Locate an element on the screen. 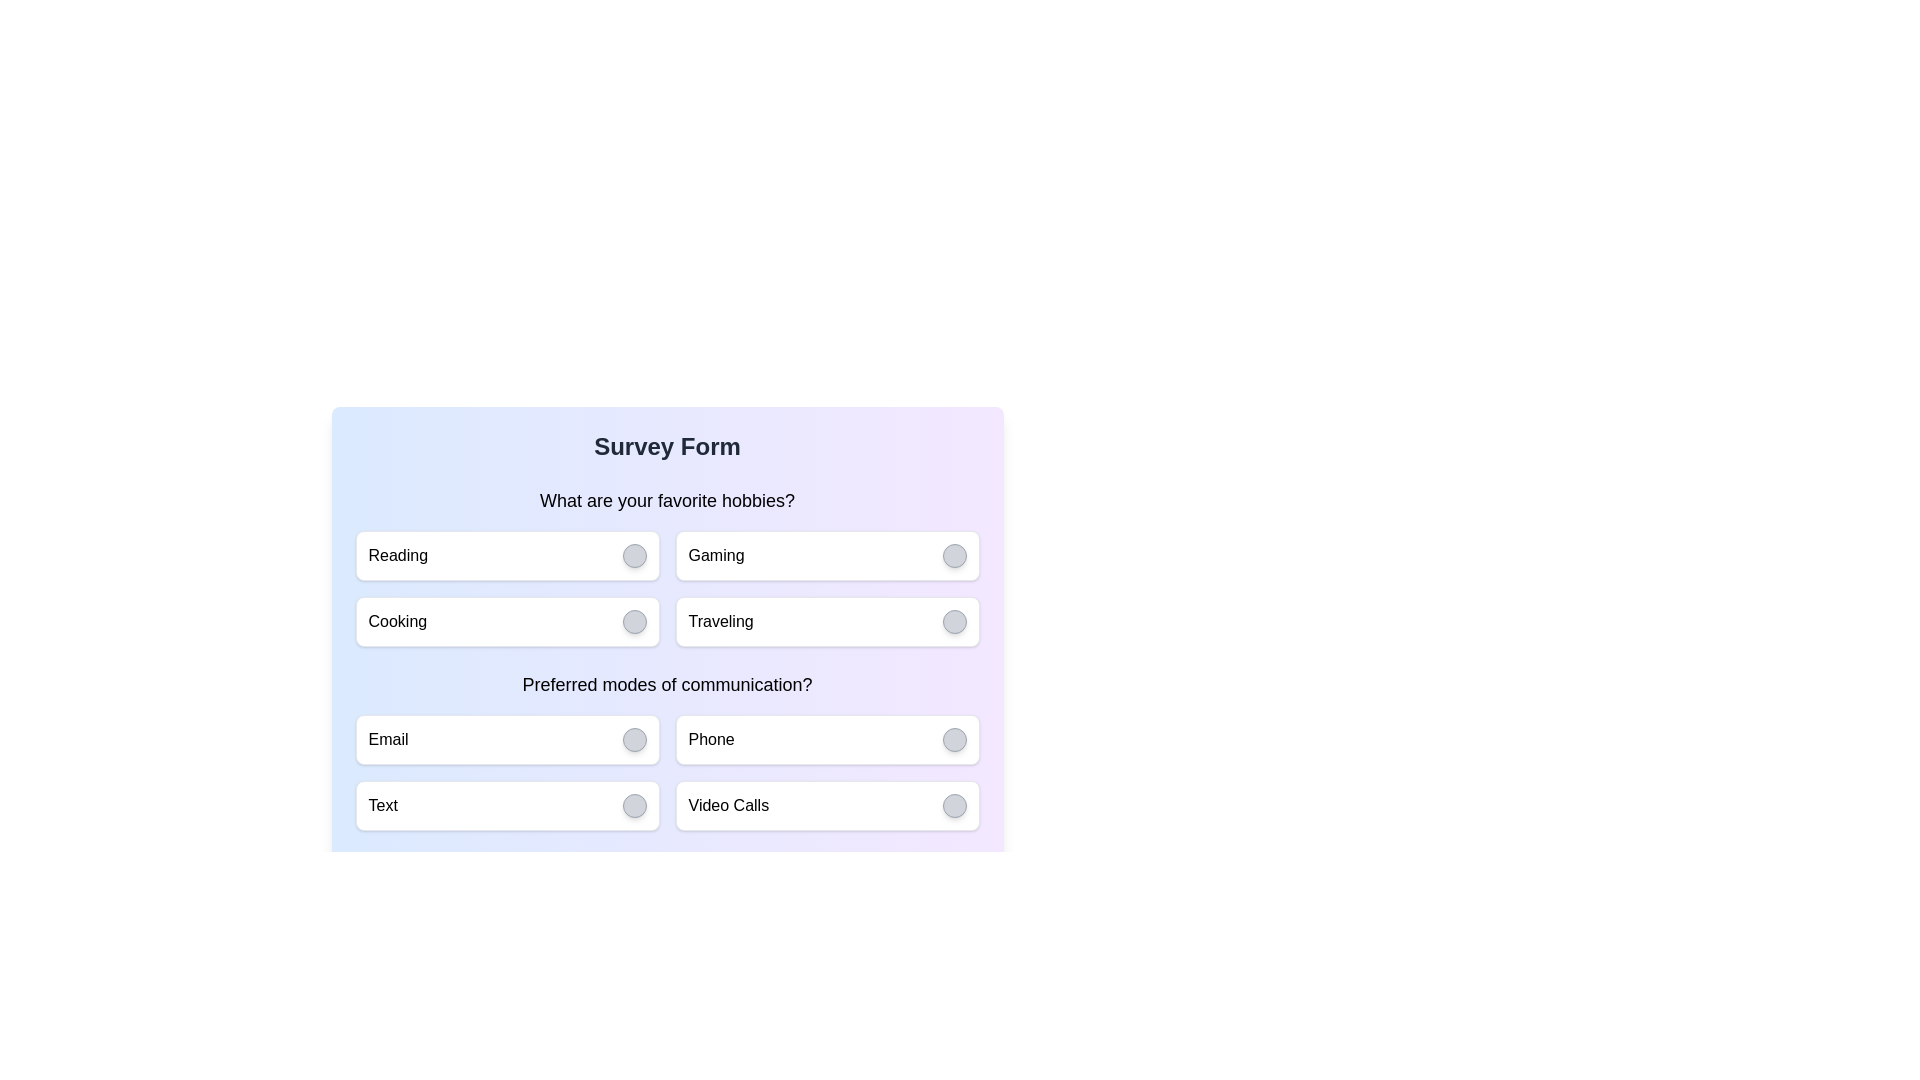  the text label that identifies an option for hobbies in the survey, located in the second row of options under 'What are your favorite hobbies?' is located at coordinates (720, 620).